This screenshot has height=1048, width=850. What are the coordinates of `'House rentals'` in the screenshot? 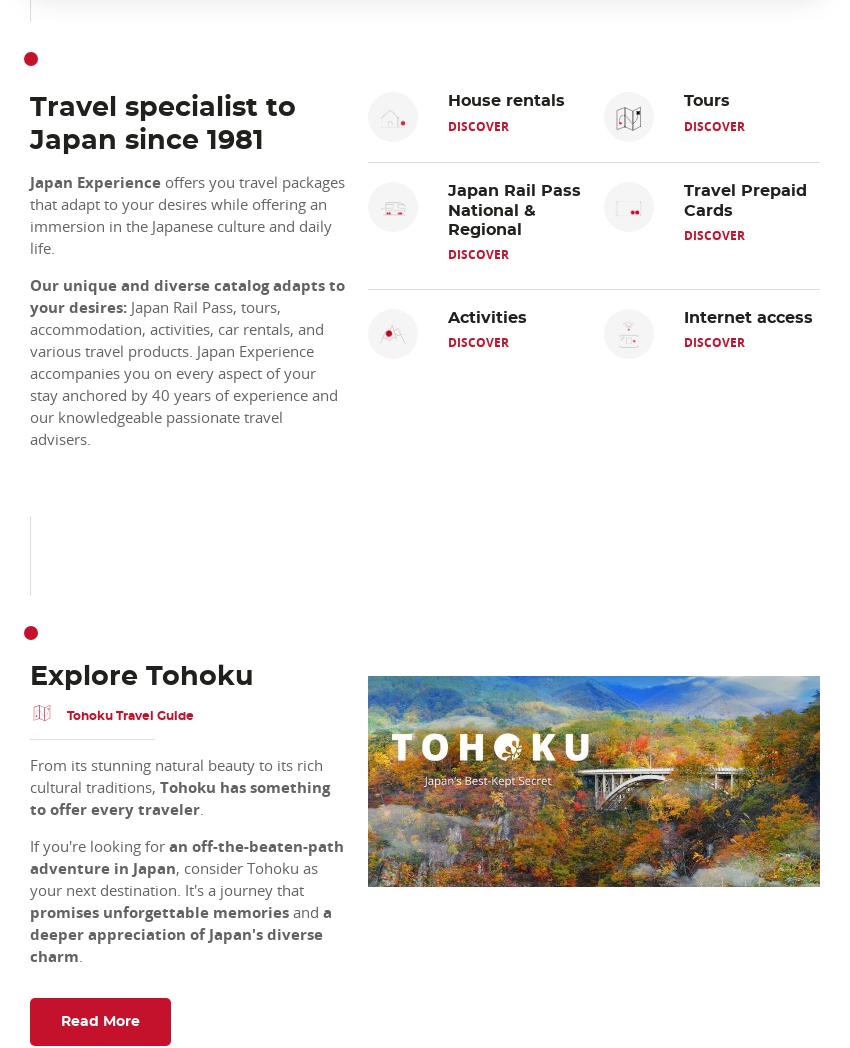 It's located at (505, 100).